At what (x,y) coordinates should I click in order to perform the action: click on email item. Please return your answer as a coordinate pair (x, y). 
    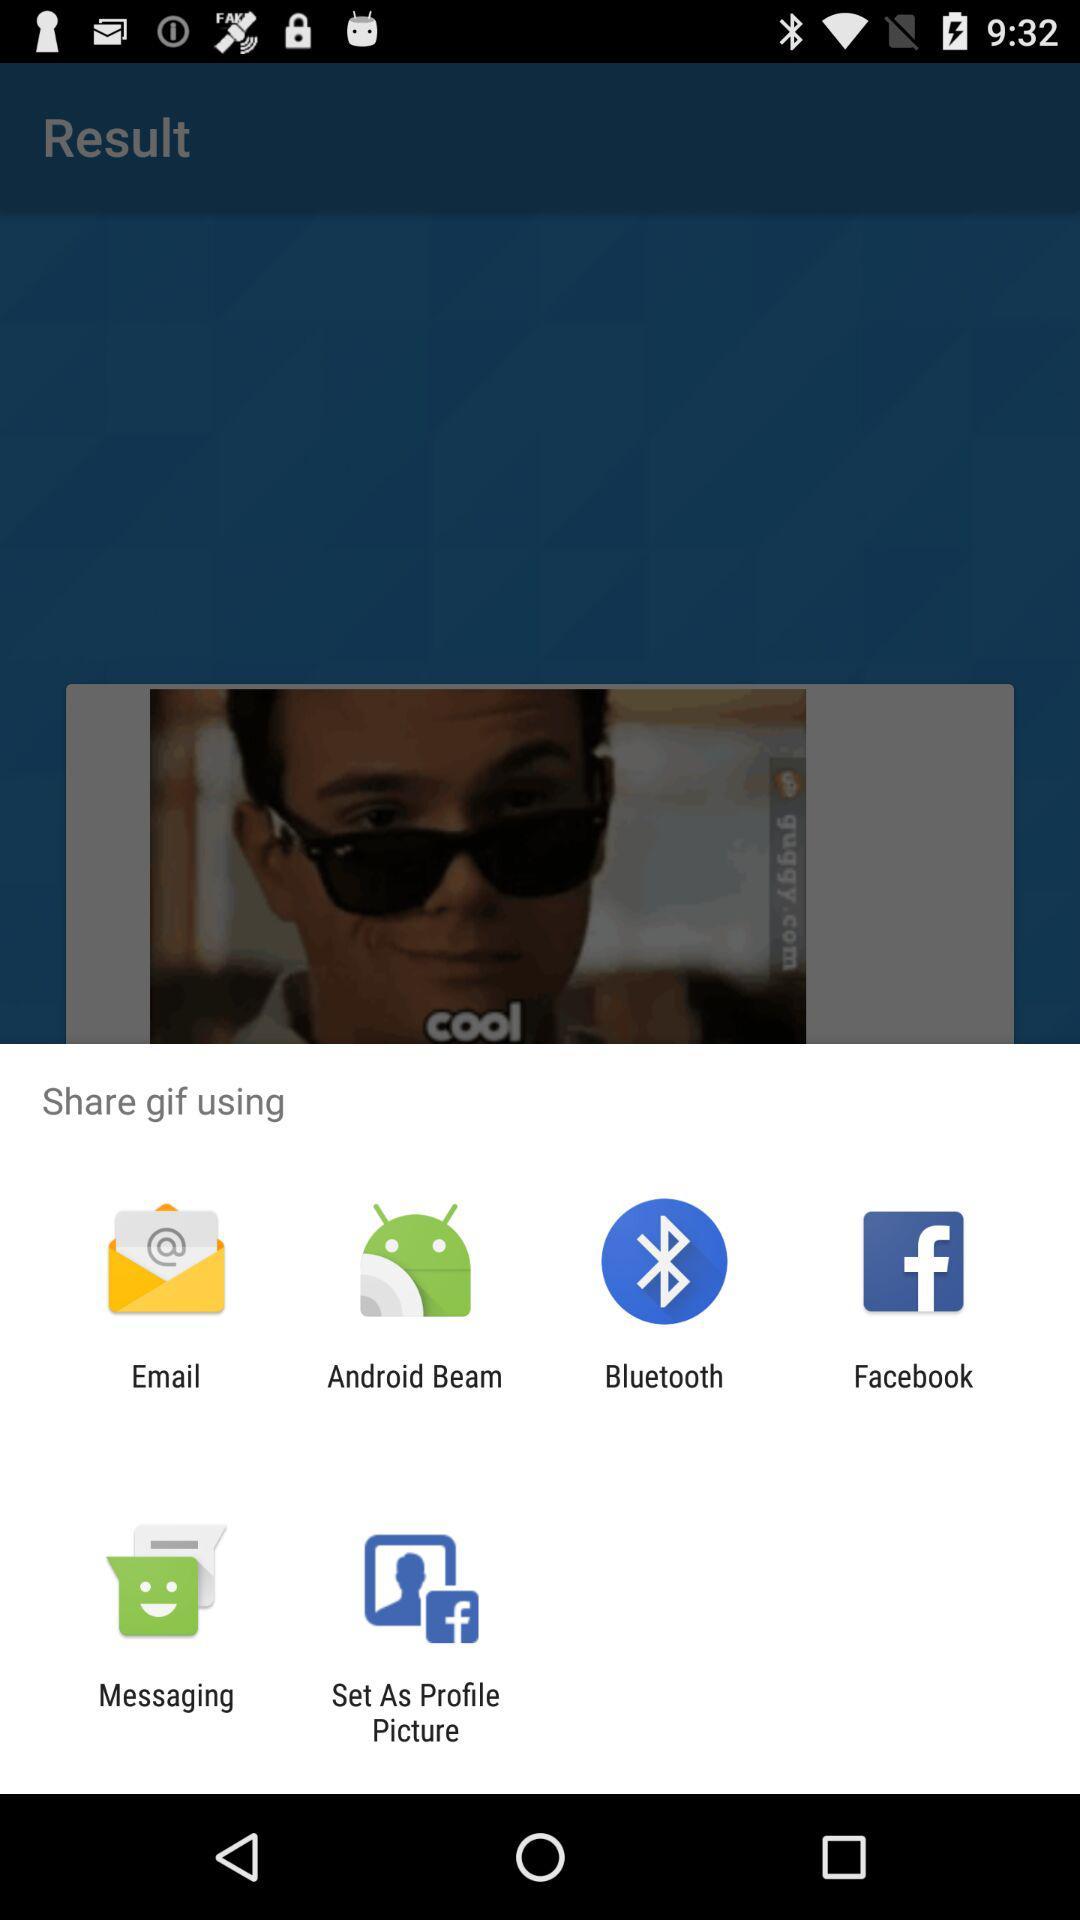
    Looking at the image, I should click on (165, 1392).